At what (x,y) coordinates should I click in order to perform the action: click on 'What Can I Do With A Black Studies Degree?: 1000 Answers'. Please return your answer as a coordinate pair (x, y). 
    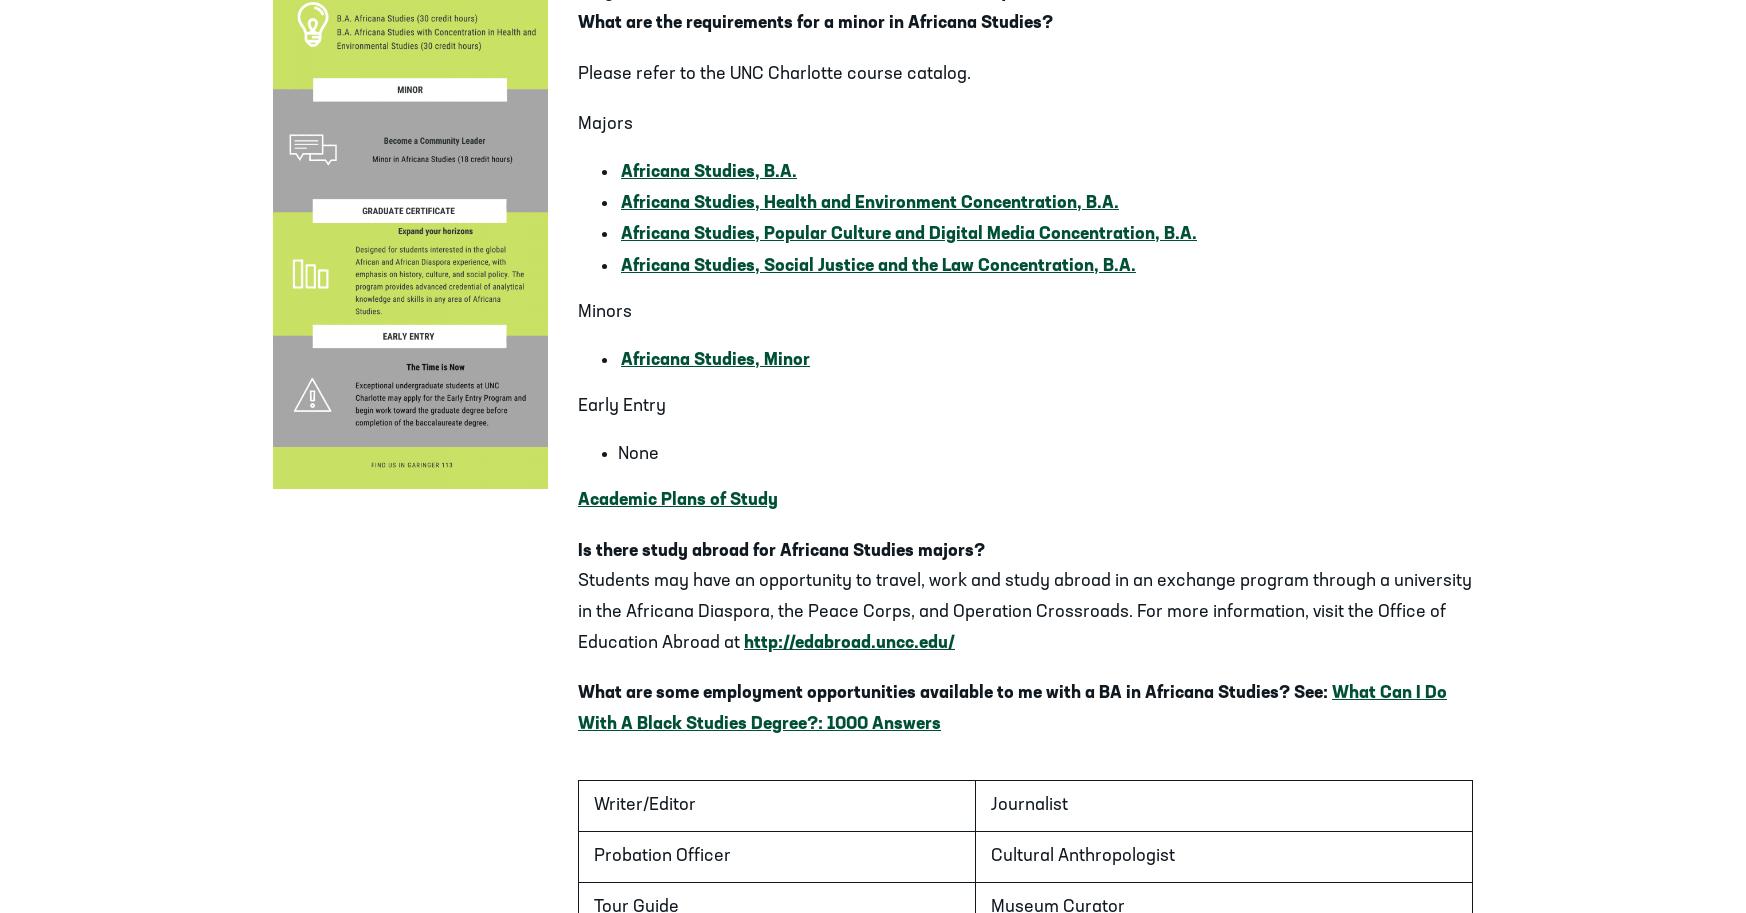
    Looking at the image, I should click on (1012, 707).